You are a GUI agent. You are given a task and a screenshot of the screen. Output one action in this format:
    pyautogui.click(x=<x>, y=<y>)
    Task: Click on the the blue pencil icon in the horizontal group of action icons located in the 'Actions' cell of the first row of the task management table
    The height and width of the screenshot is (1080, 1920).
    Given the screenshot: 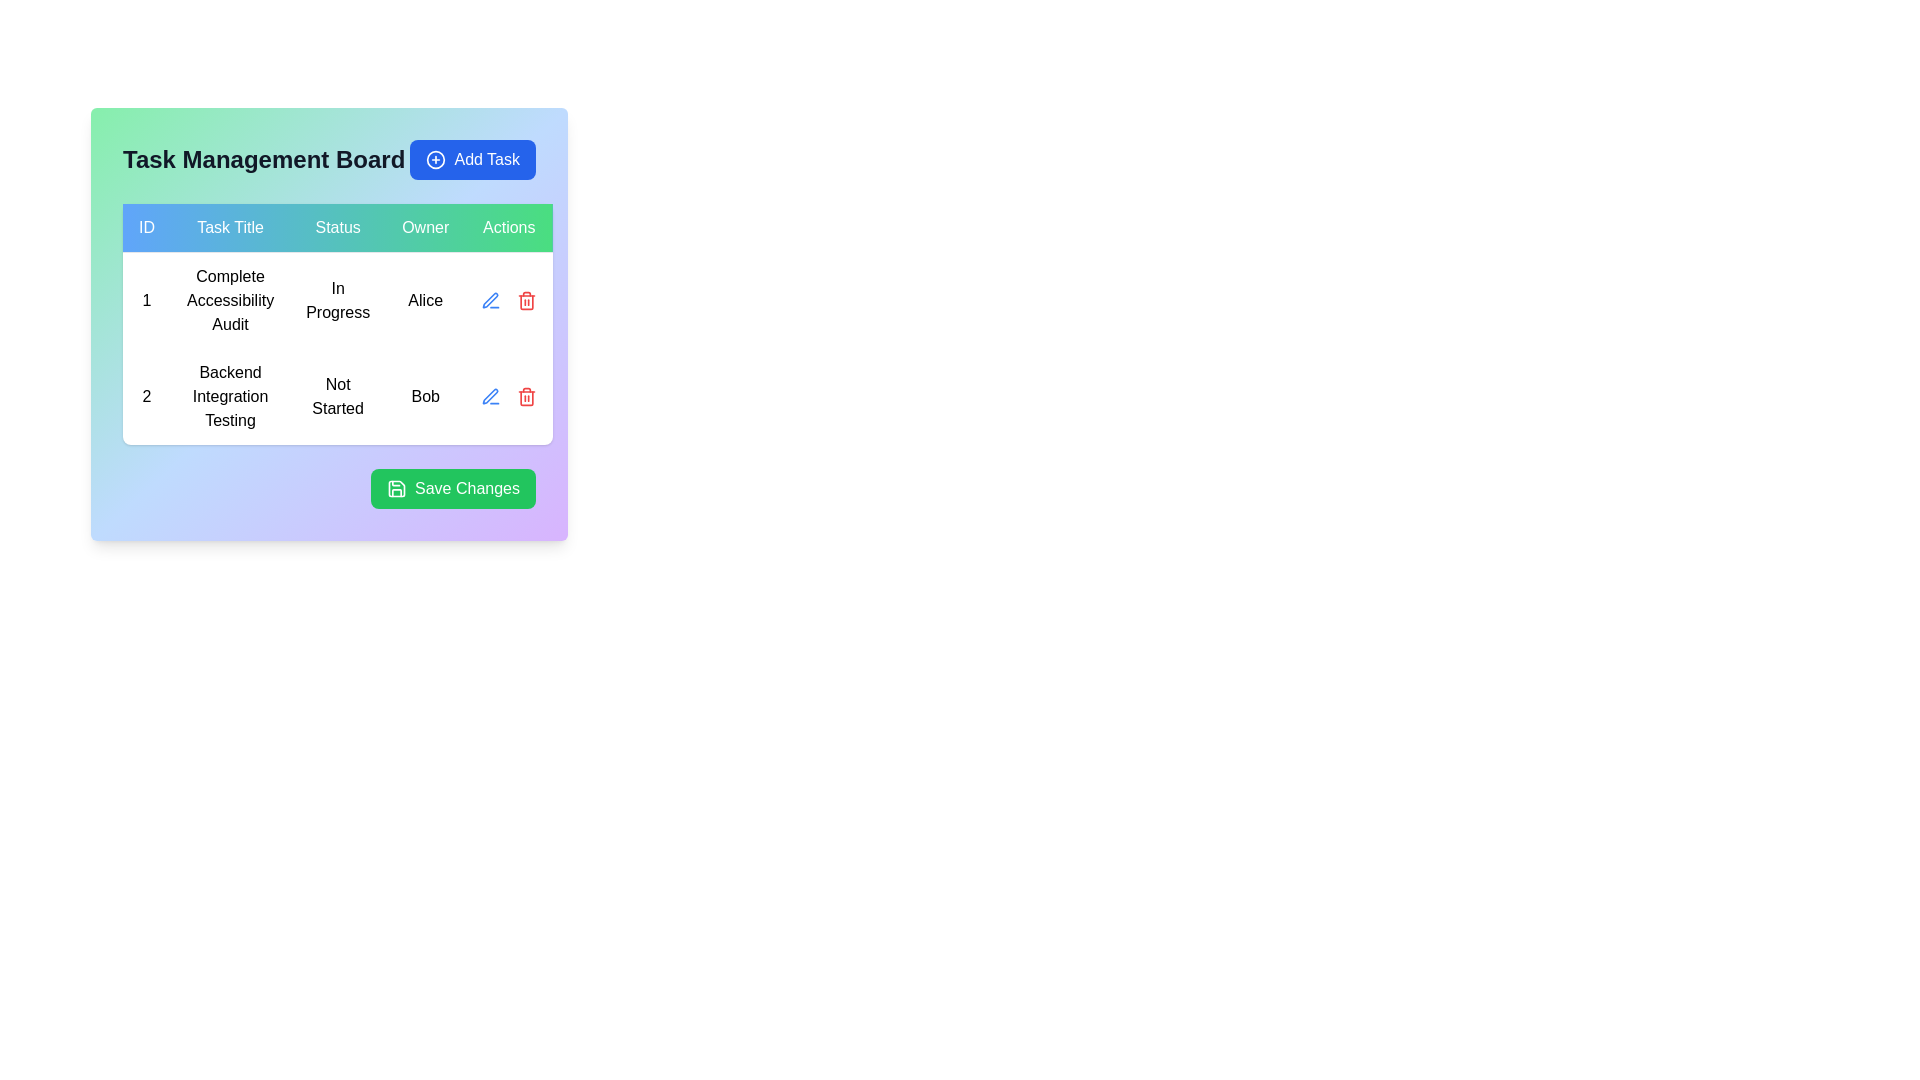 What is the action you would take?
    pyautogui.click(x=509, y=300)
    